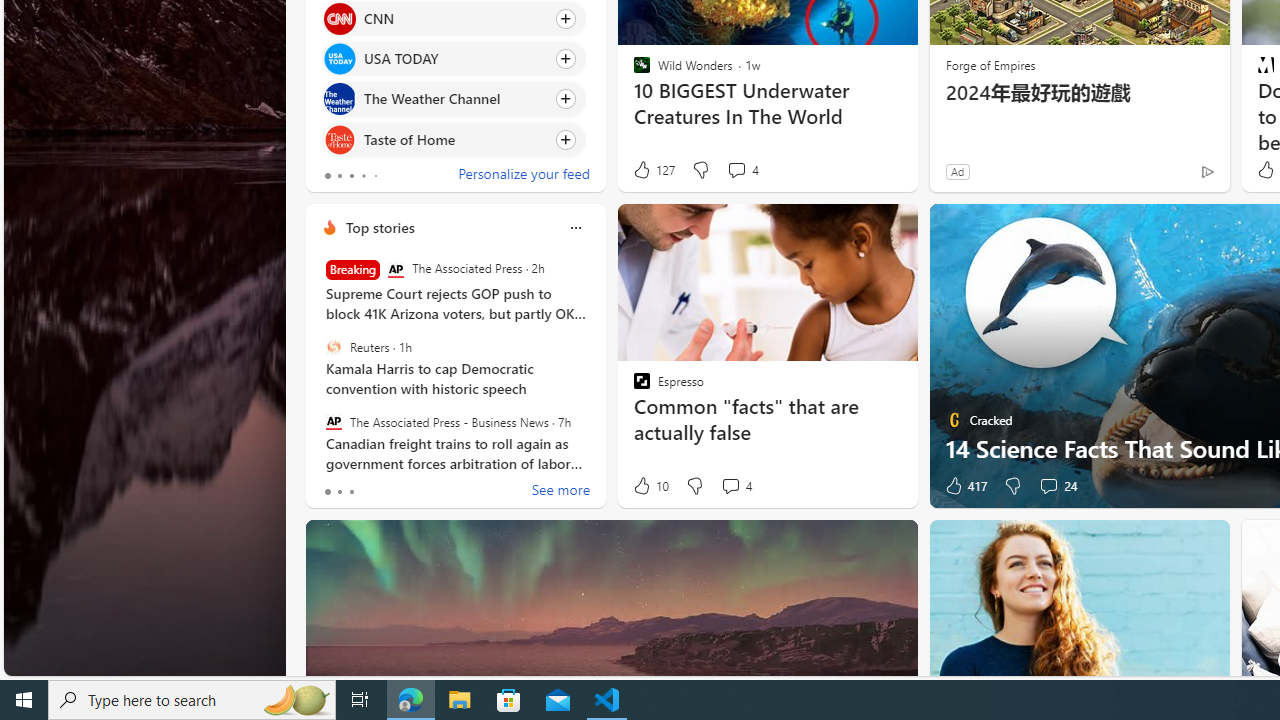 The width and height of the screenshot is (1280, 720). Describe the element at coordinates (363, 175) in the screenshot. I see `'tab-3'` at that location.